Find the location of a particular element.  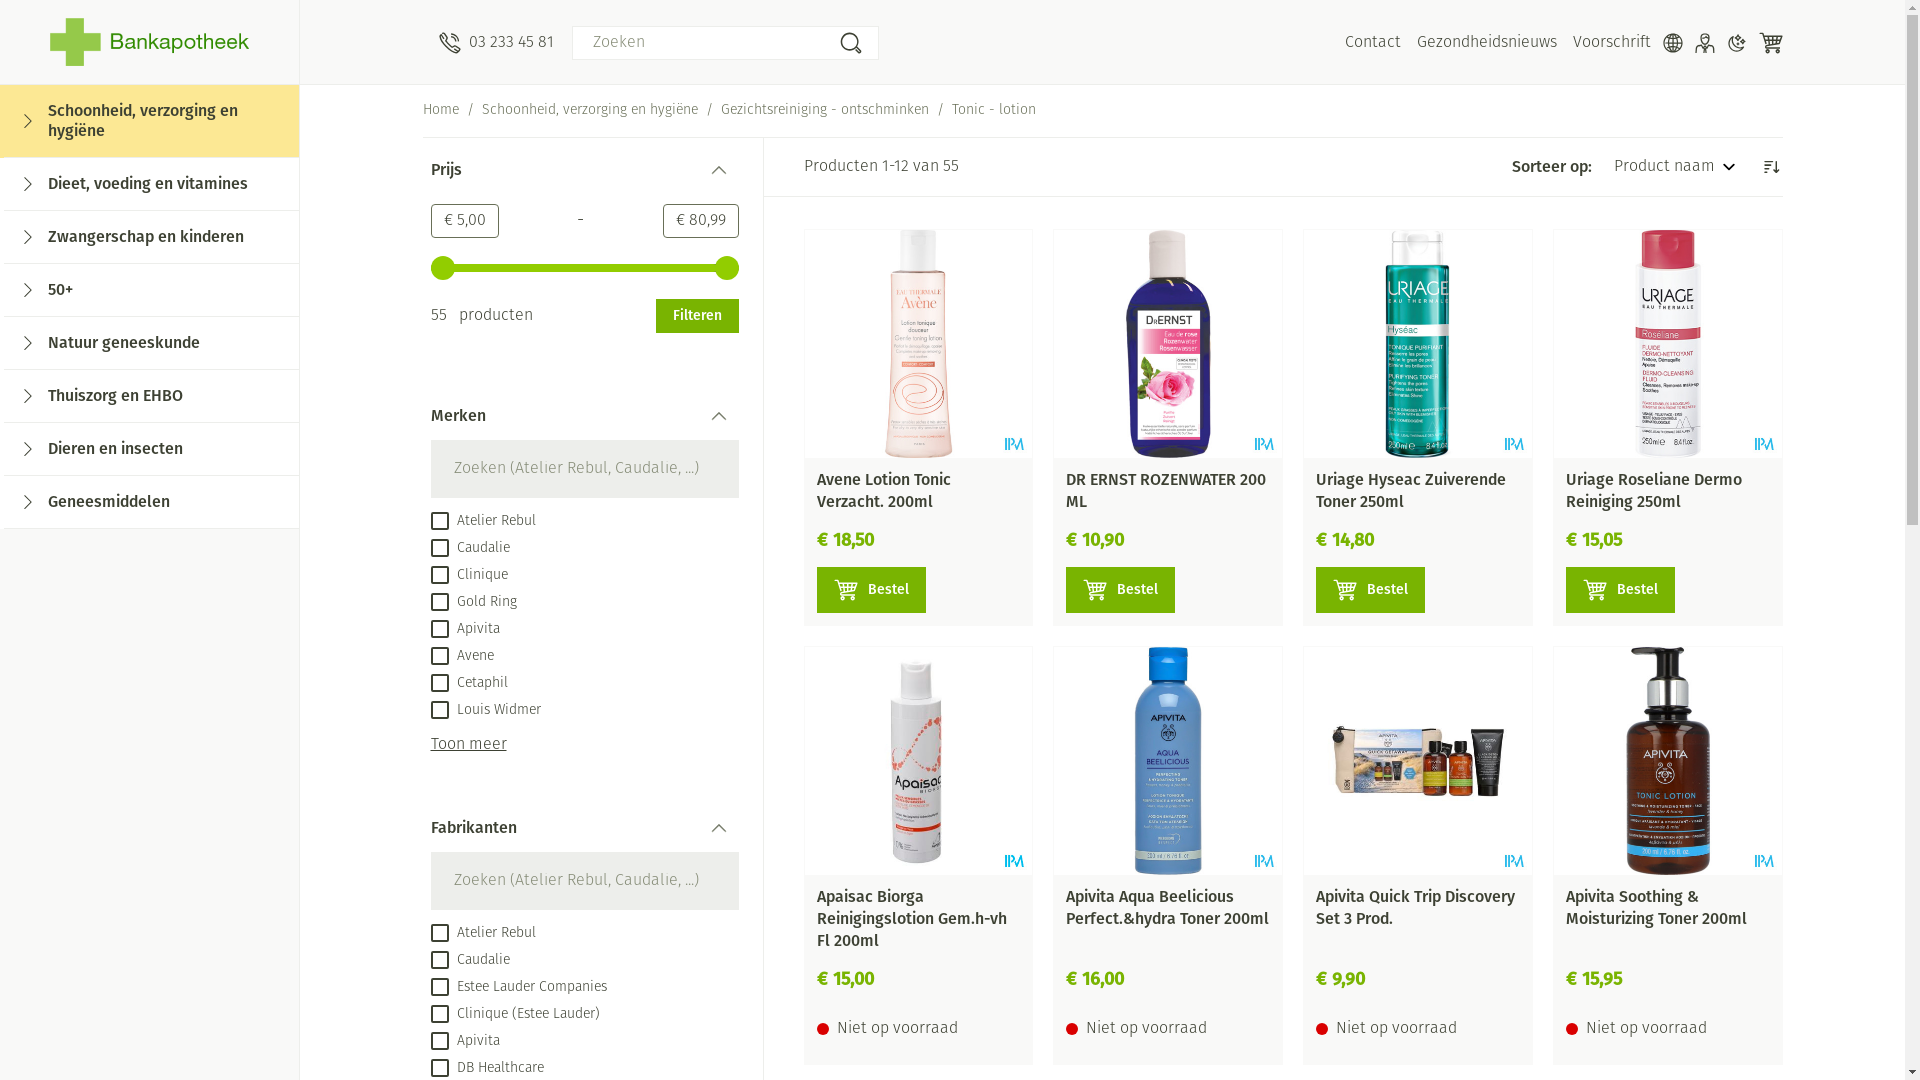

'Klant menu' is located at coordinates (1703, 42).